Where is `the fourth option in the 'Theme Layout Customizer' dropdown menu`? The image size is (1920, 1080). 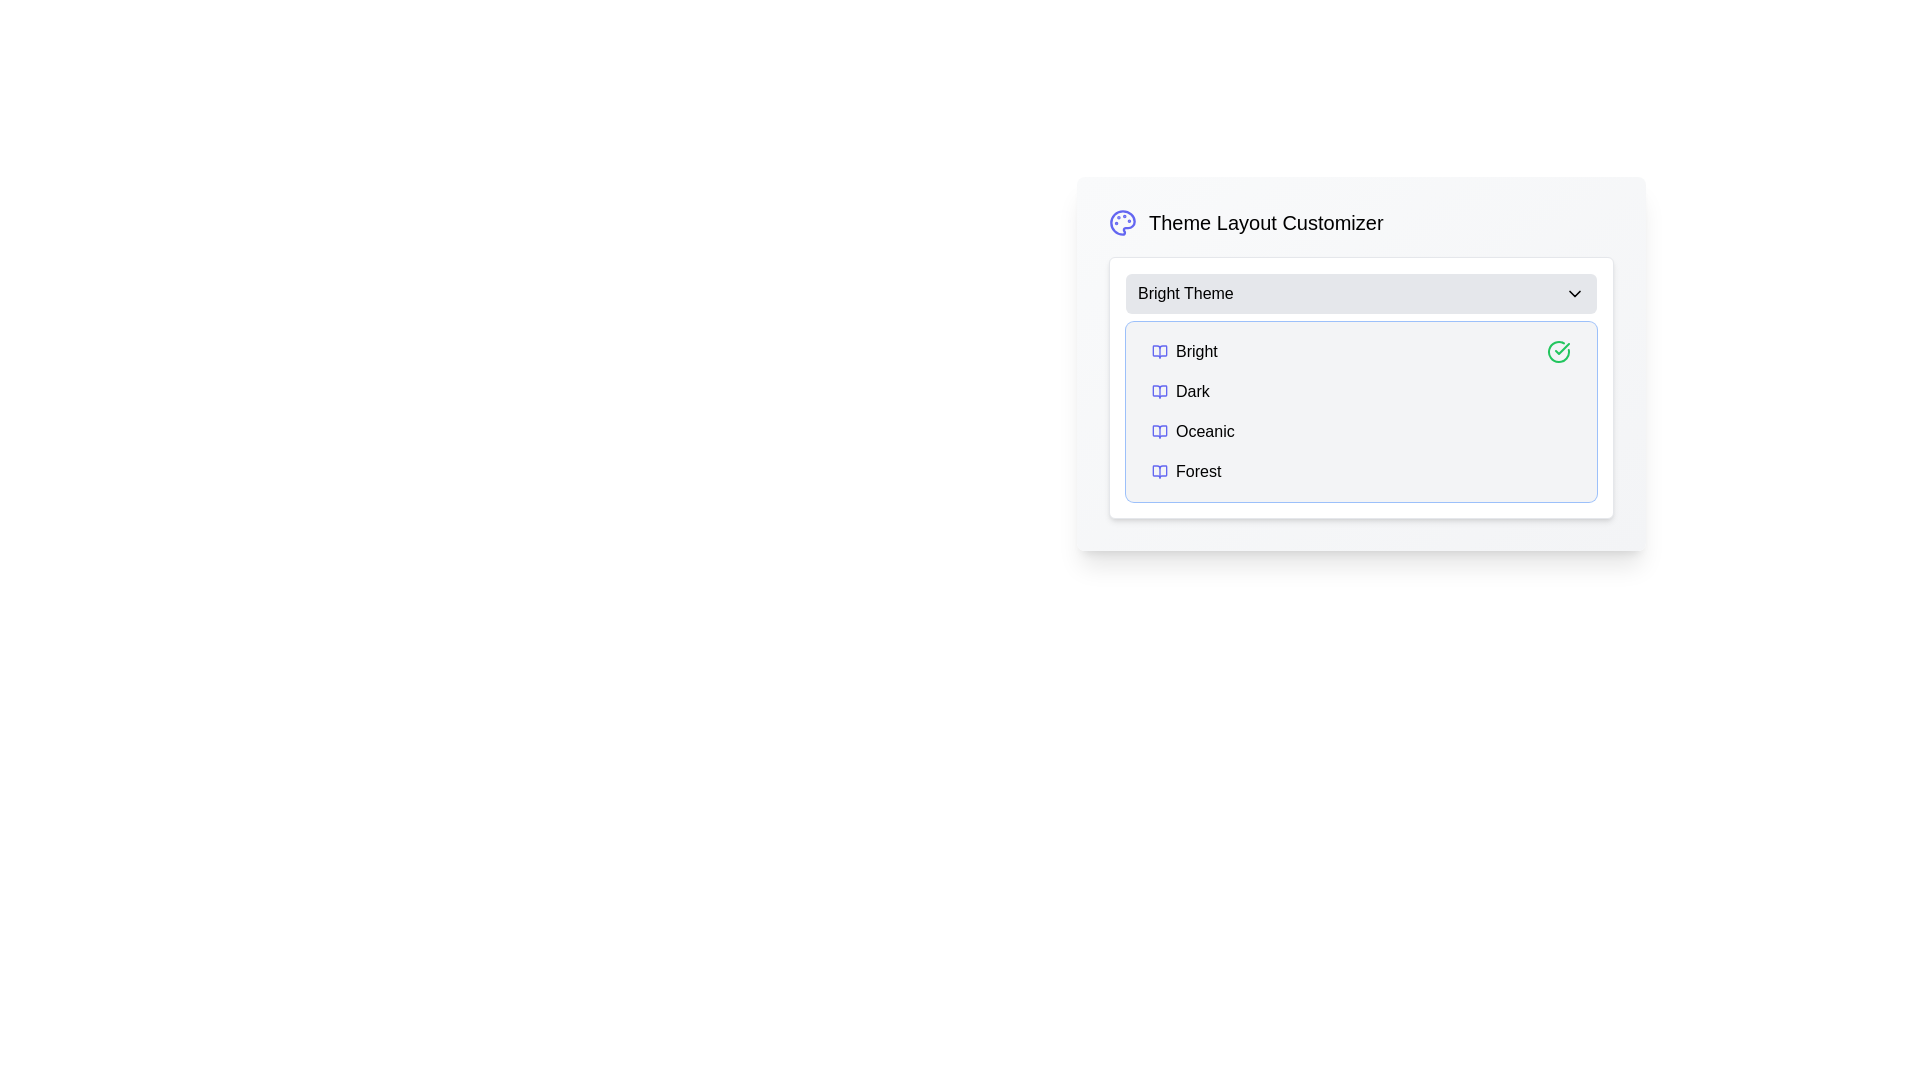
the fourth option in the 'Theme Layout Customizer' dropdown menu is located at coordinates (1198, 471).